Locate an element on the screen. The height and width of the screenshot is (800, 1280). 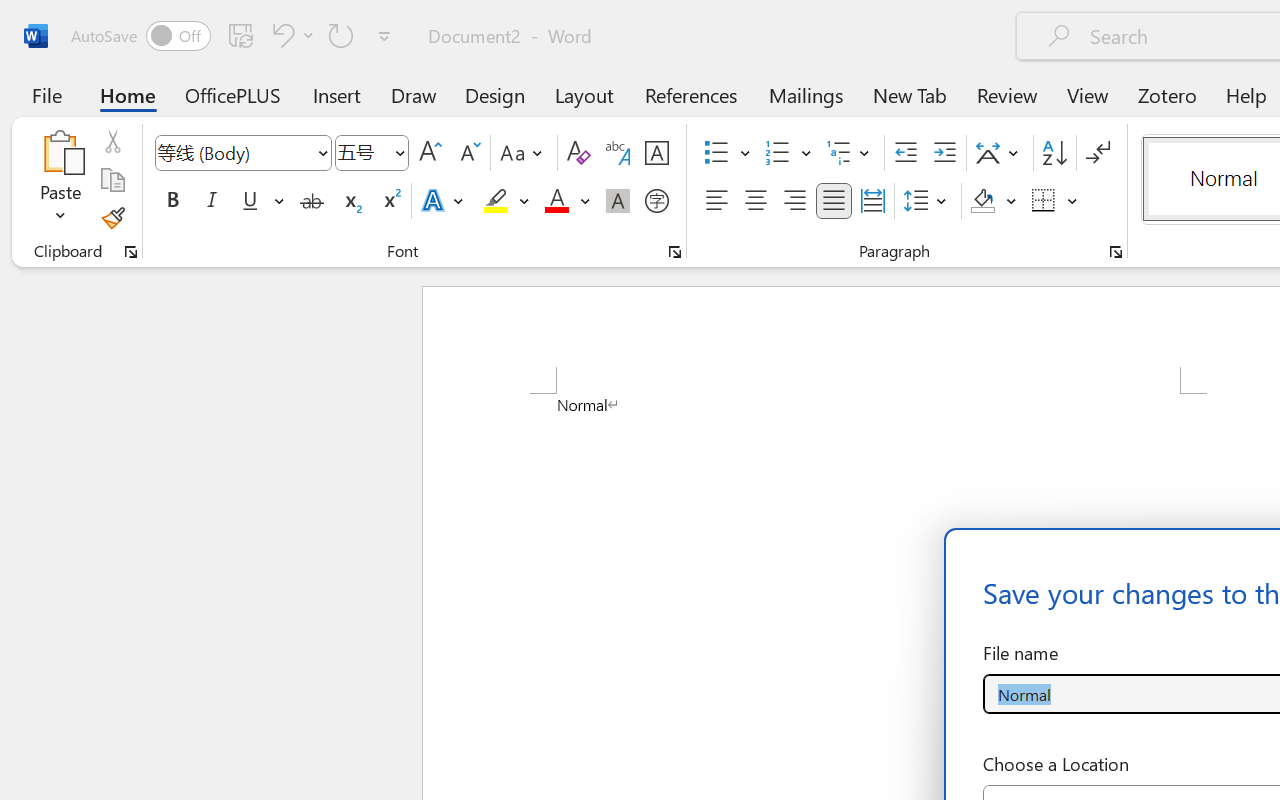
'Bullets' is located at coordinates (716, 153).